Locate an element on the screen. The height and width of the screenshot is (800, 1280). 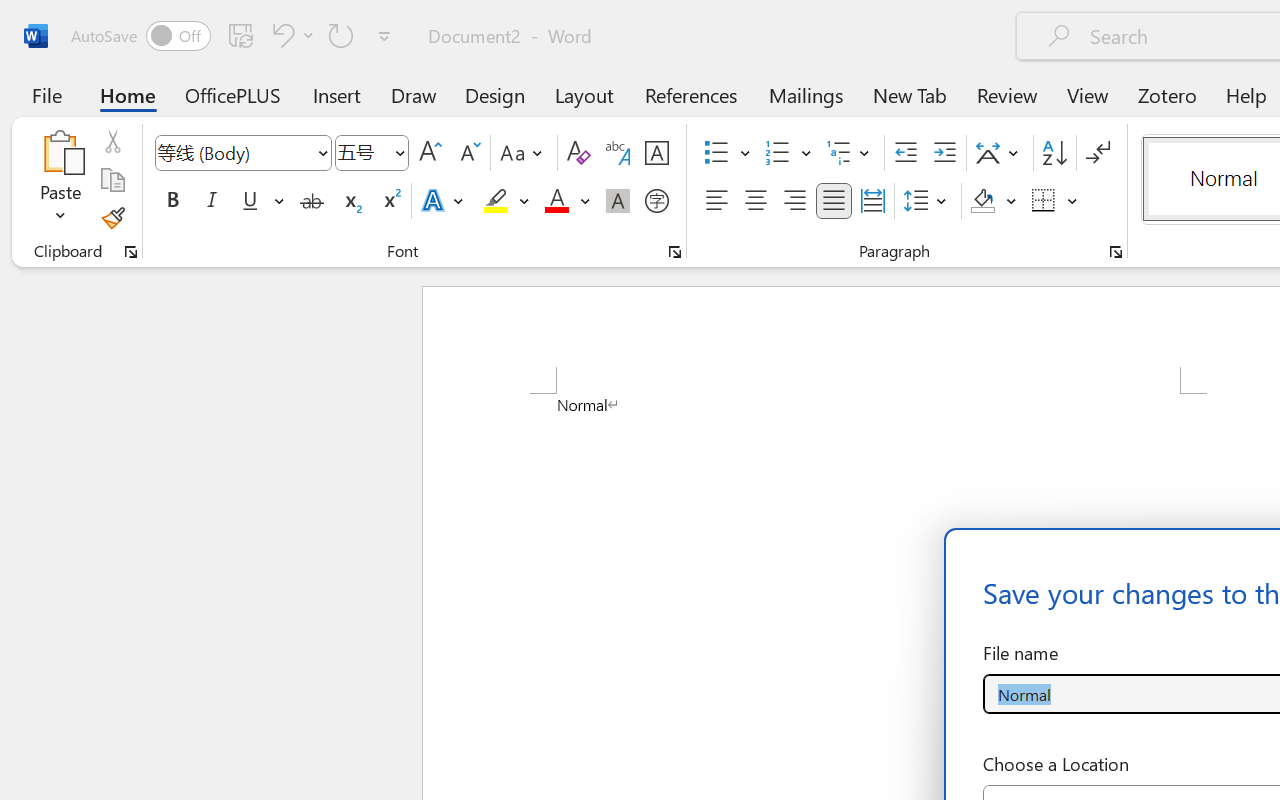
'Bullets' is located at coordinates (716, 153).